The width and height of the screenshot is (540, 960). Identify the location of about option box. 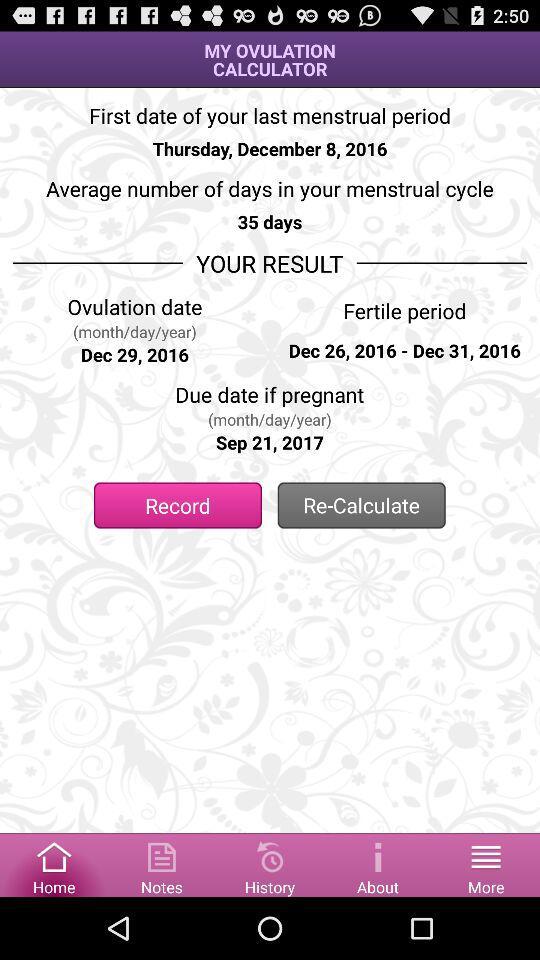
(378, 863).